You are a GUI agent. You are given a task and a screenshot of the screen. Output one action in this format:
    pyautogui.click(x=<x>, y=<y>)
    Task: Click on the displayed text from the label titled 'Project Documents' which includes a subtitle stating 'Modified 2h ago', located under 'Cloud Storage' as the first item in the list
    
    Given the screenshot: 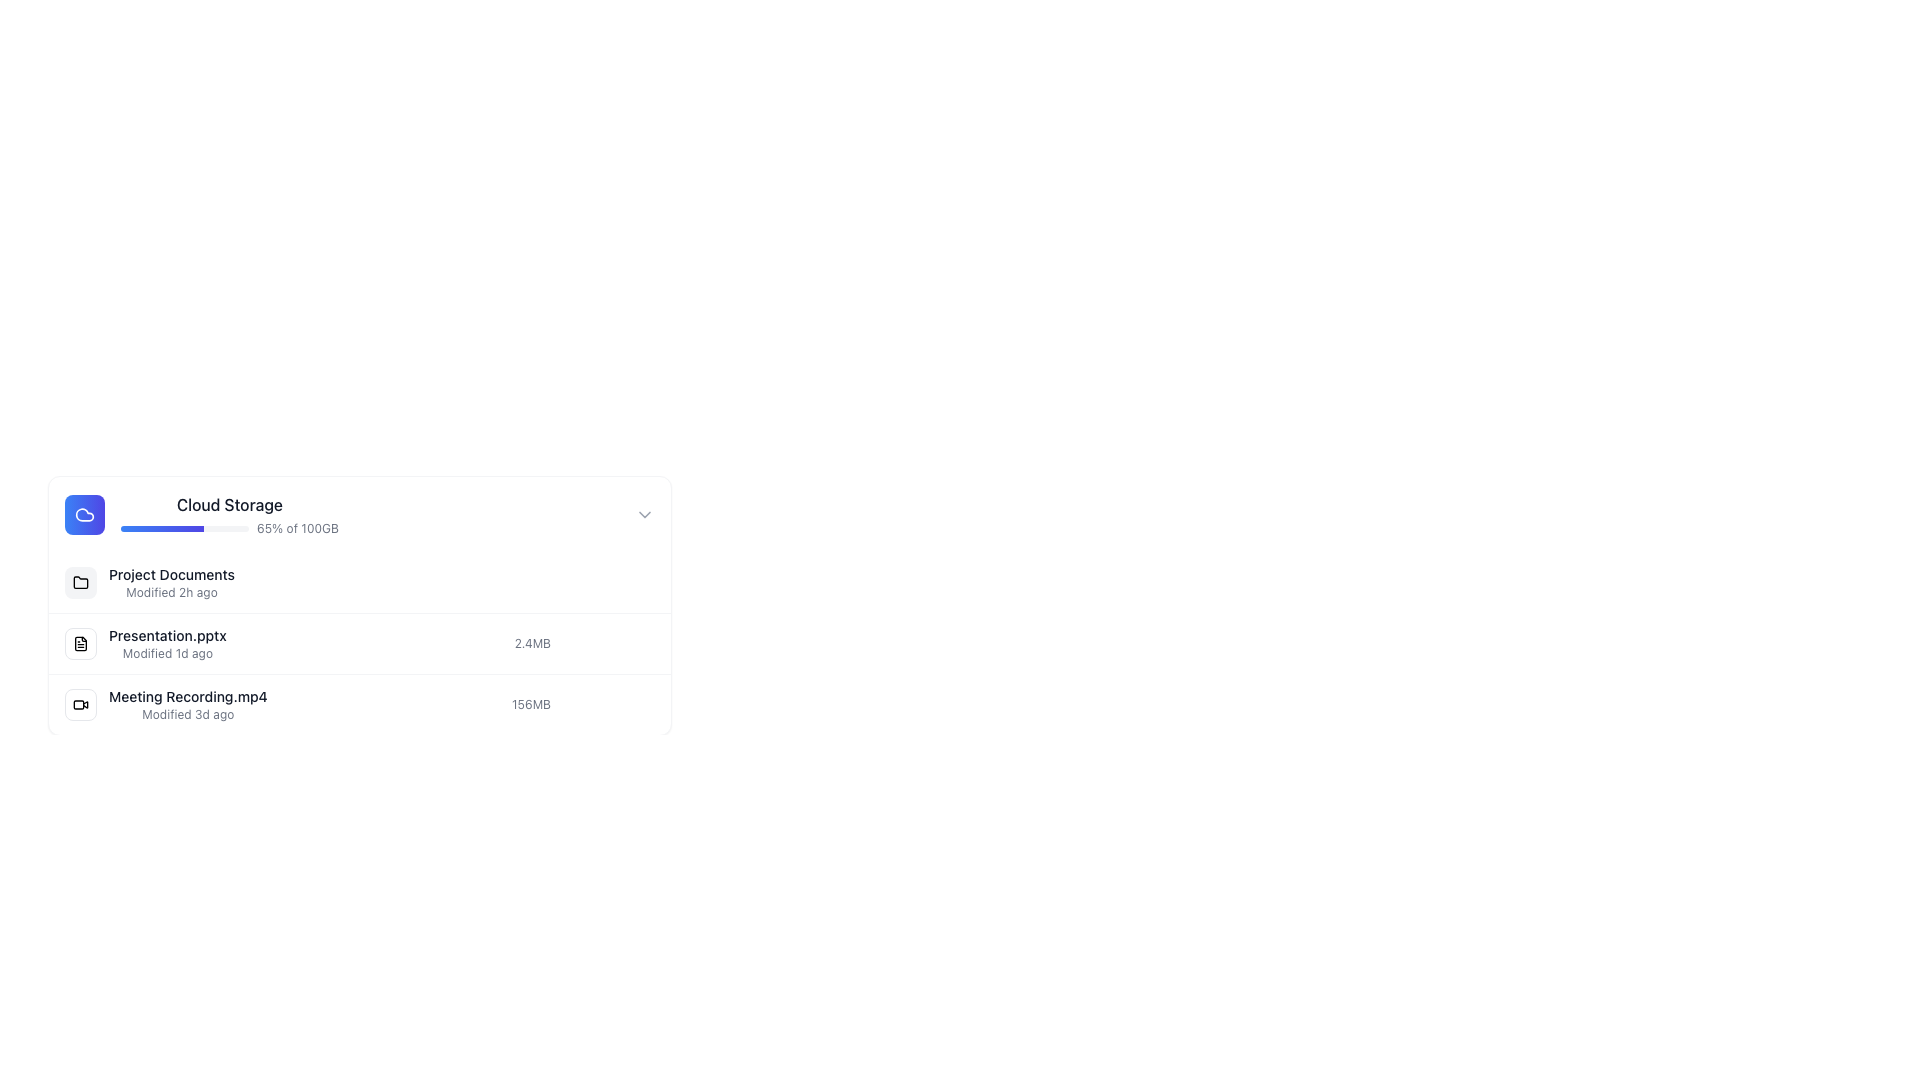 What is the action you would take?
    pyautogui.click(x=172, y=582)
    